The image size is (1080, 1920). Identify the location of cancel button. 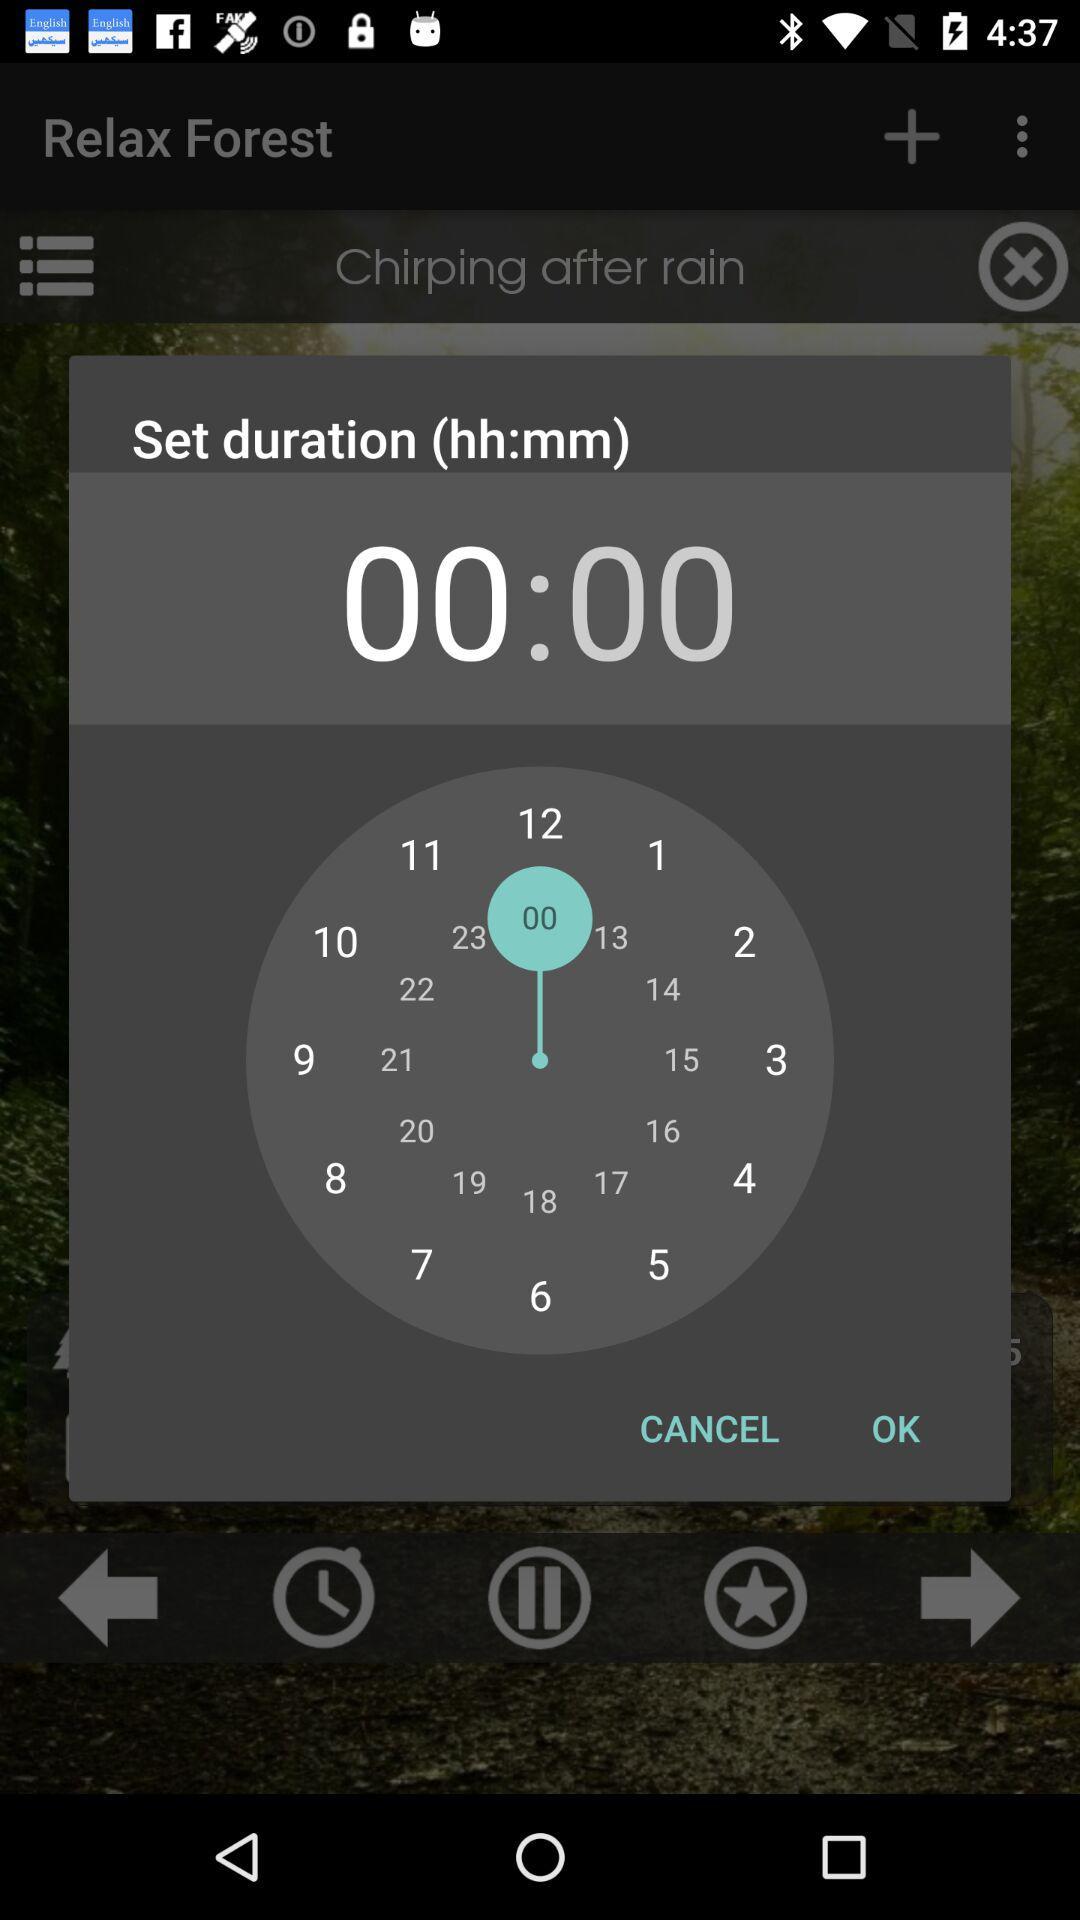
(708, 1427).